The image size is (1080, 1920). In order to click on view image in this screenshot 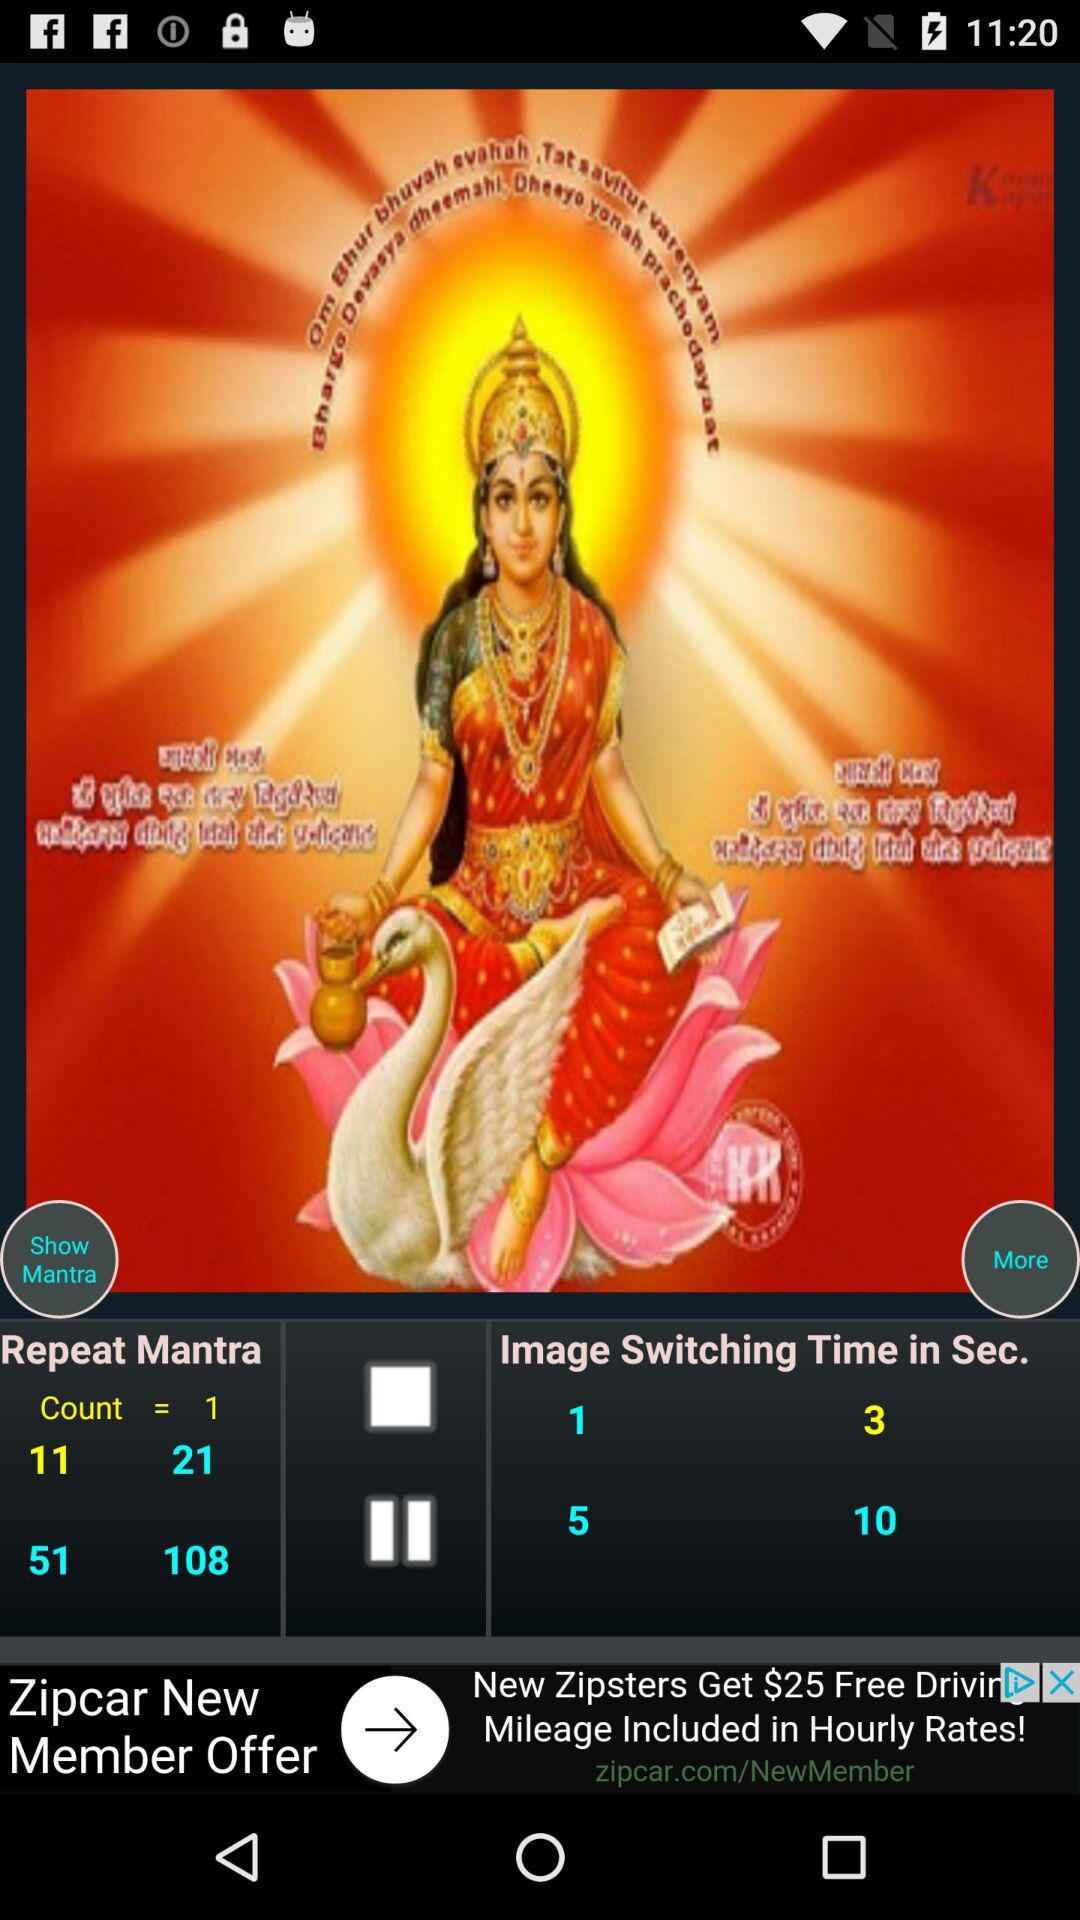, I will do `click(540, 690)`.